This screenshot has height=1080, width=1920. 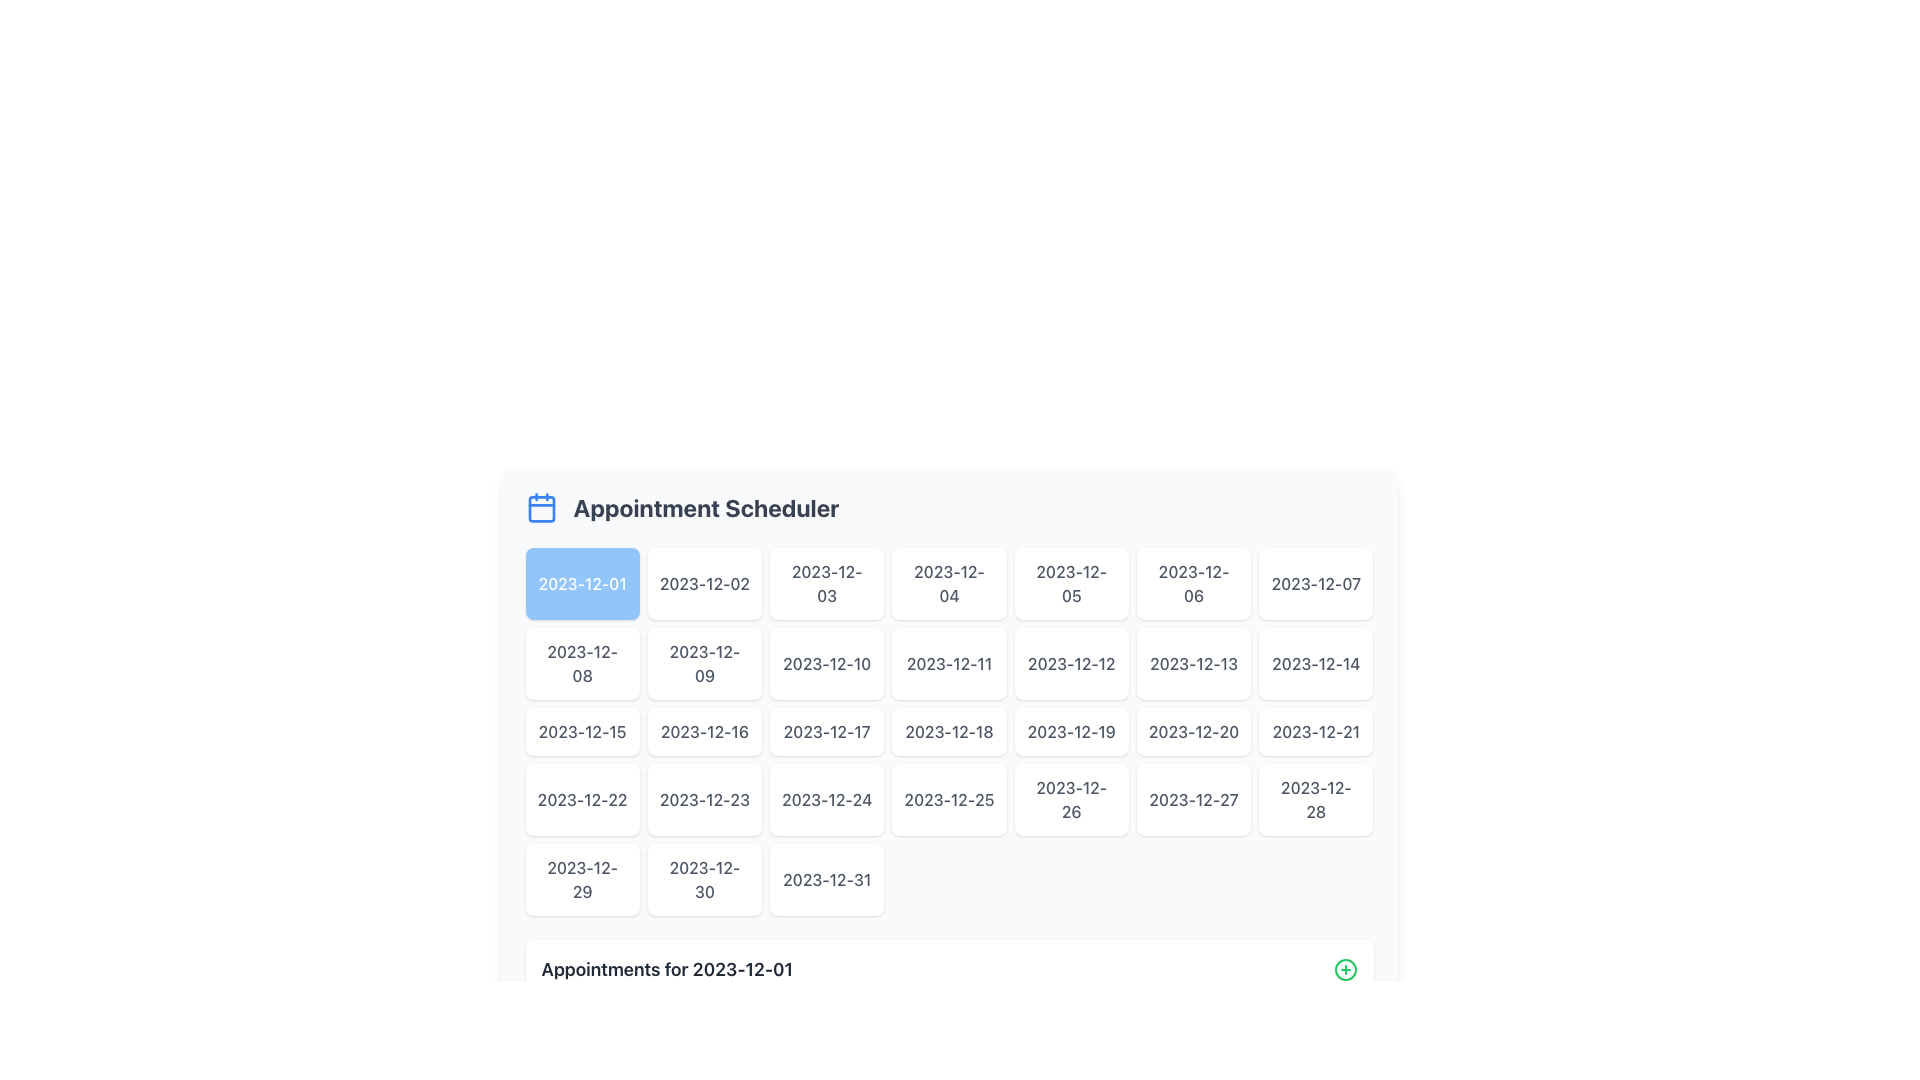 I want to click on the date picker item displaying '2023-12-29', so click(x=581, y=878).